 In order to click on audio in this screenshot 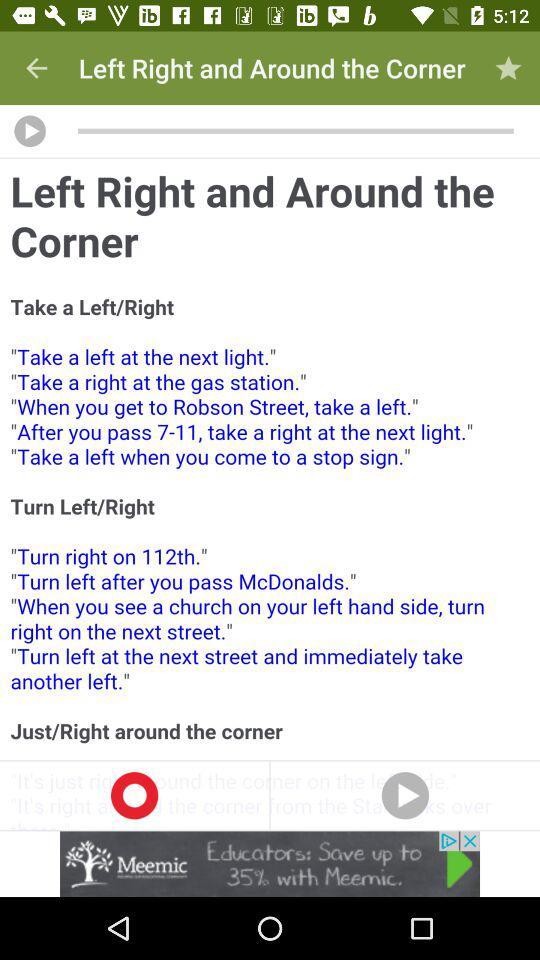, I will do `click(29, 130)`.